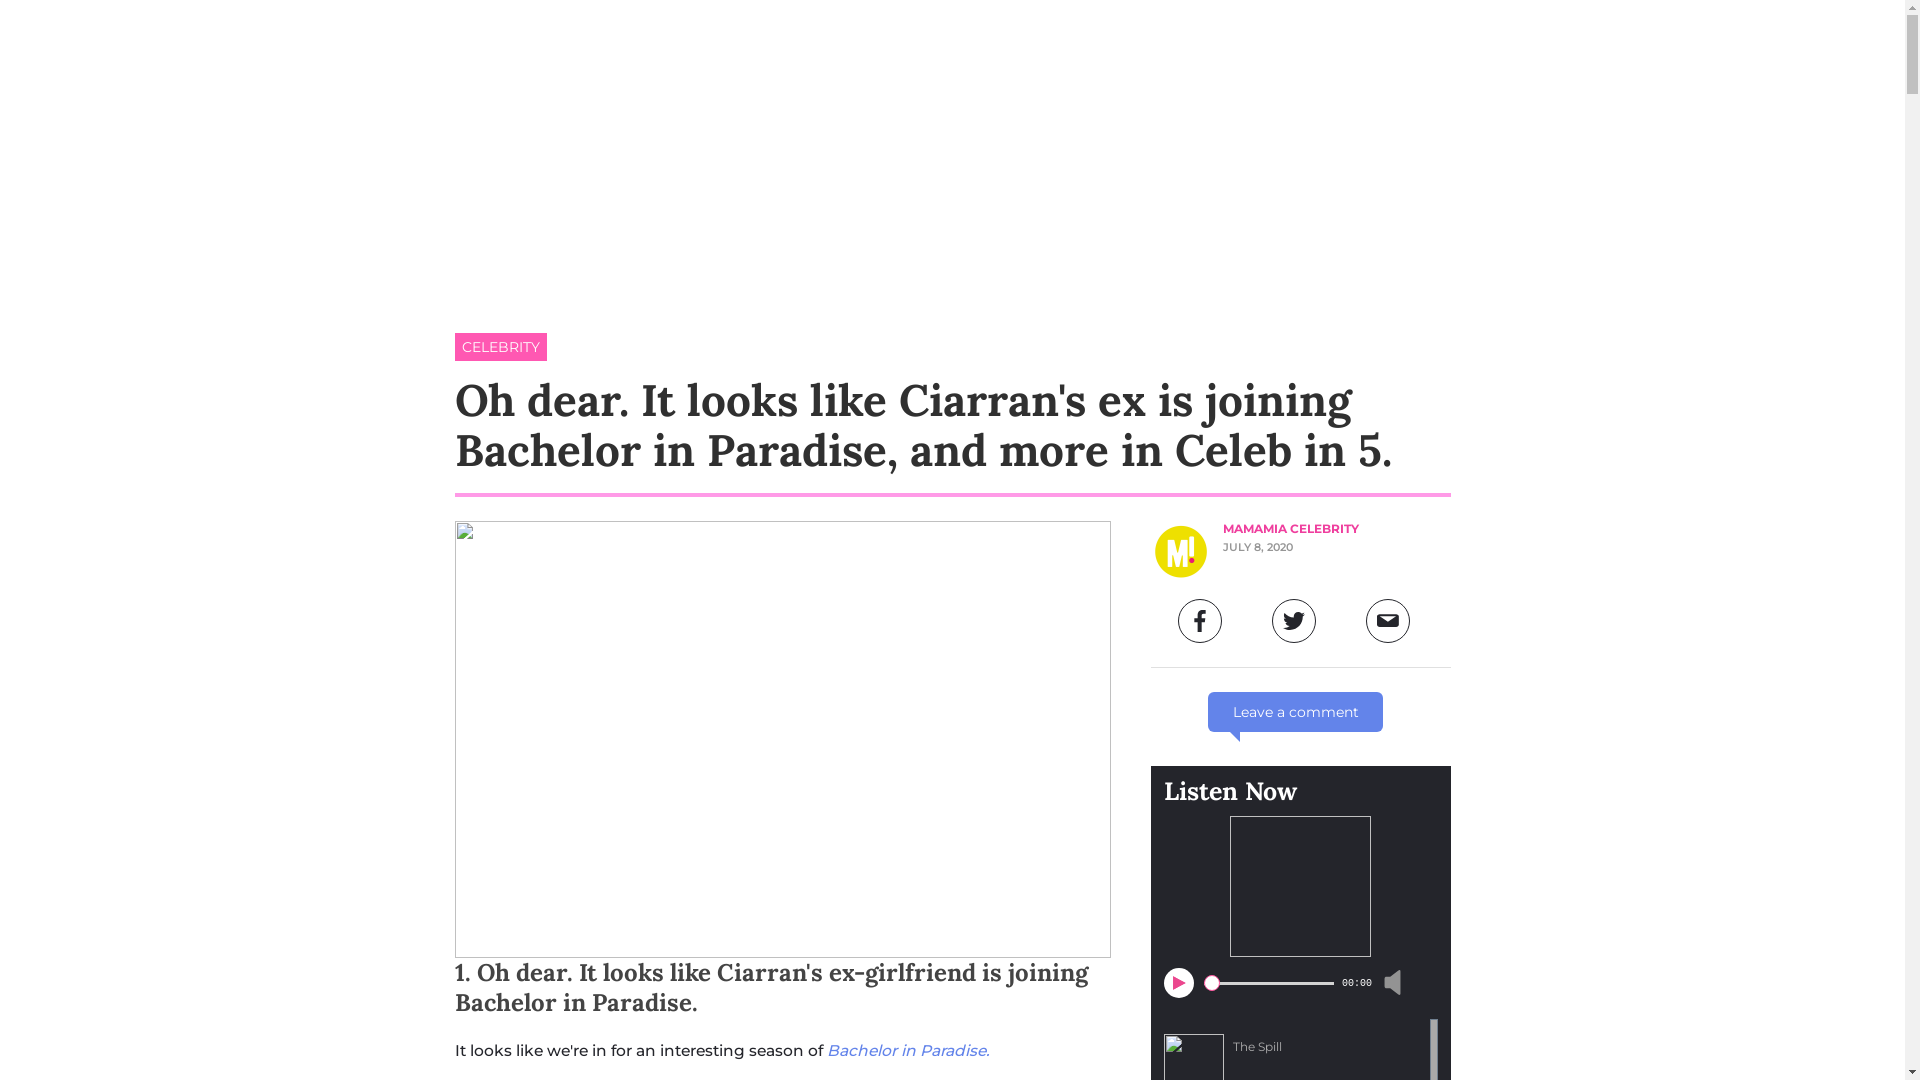 This screenshot has width=1920, height=1080. Describe the element at coordinates (908, 1049) in the screenshot. I see `'Bachelor in Paradise. '` at that location.